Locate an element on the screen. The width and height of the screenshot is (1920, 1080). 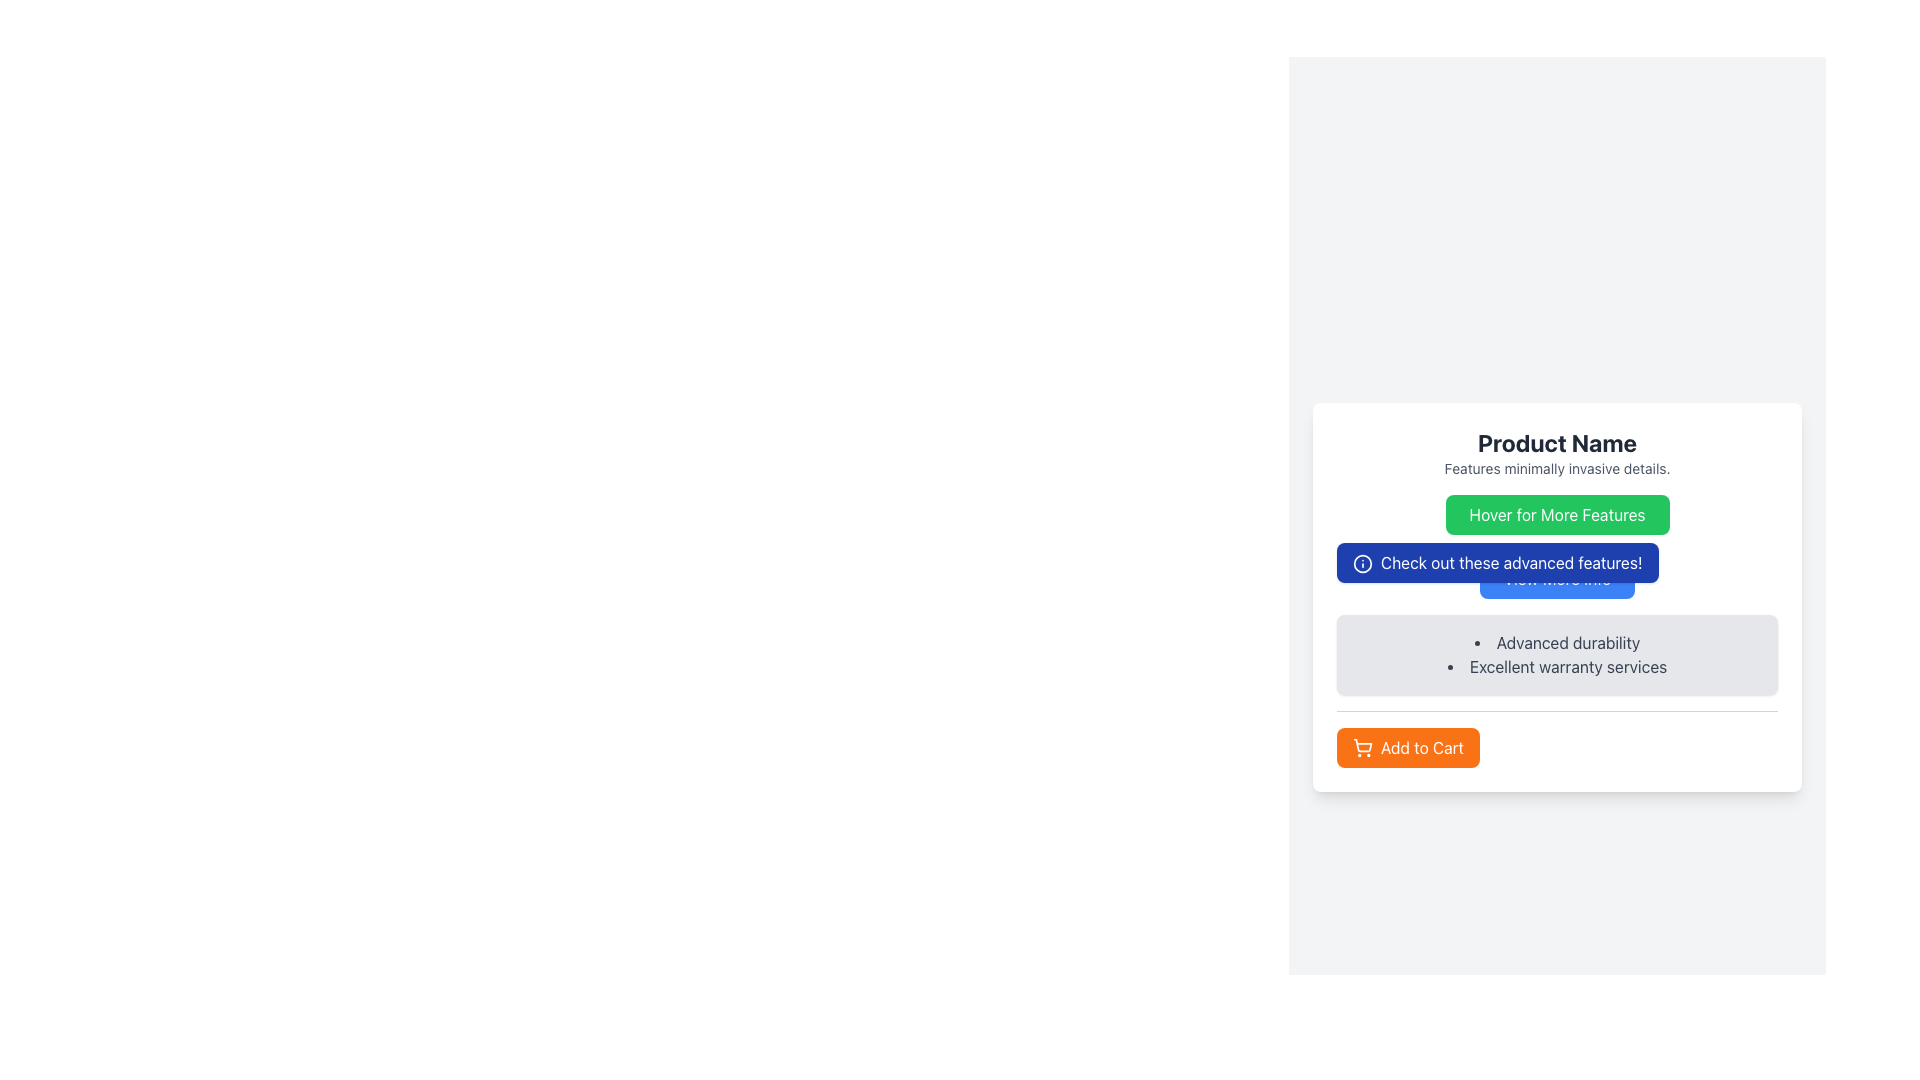
the 'Product Name' text block, which is a bold, dark gray title above a lighter gray description within a rounded card component is located at coordinates (1556, 452).